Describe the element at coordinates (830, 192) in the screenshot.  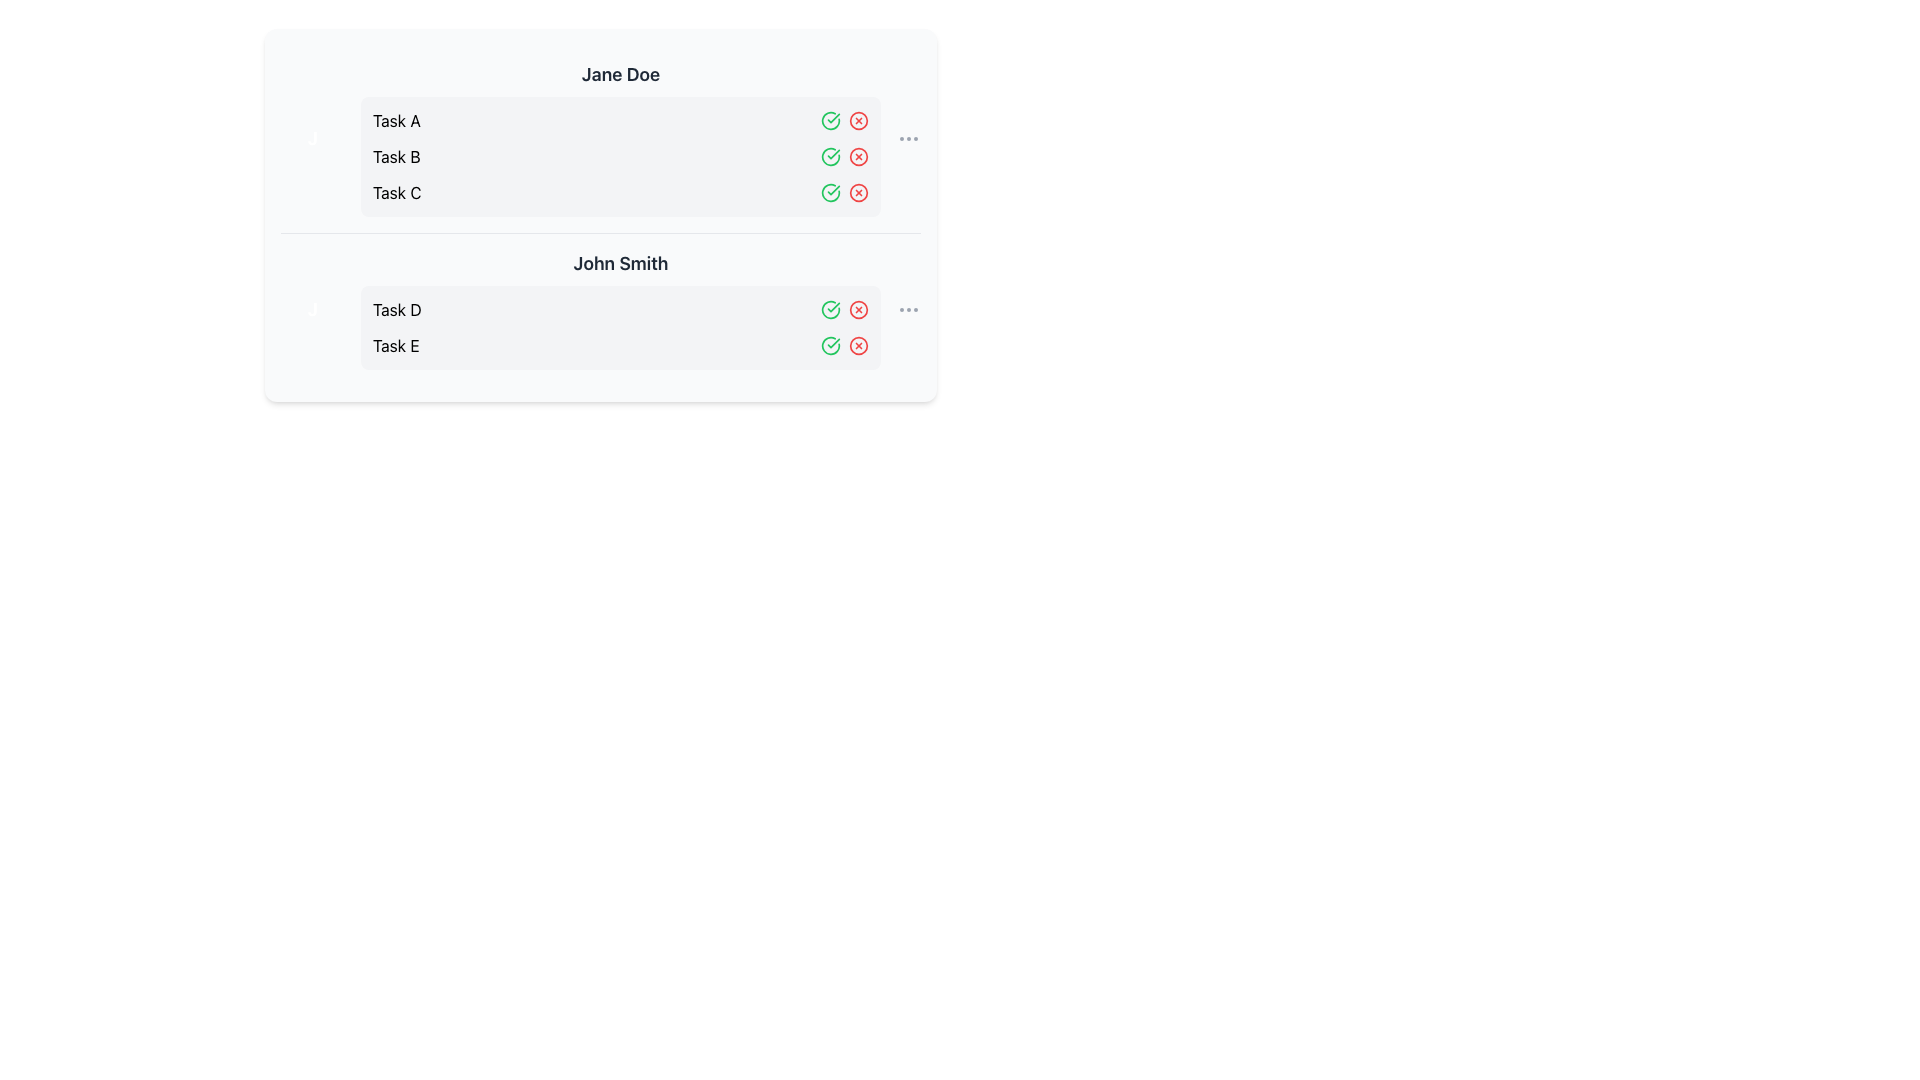
I see `the decorative 'check' circle icon within the SVG group, located to the right of 'Task C' under 'Jane Doe'` at that location.